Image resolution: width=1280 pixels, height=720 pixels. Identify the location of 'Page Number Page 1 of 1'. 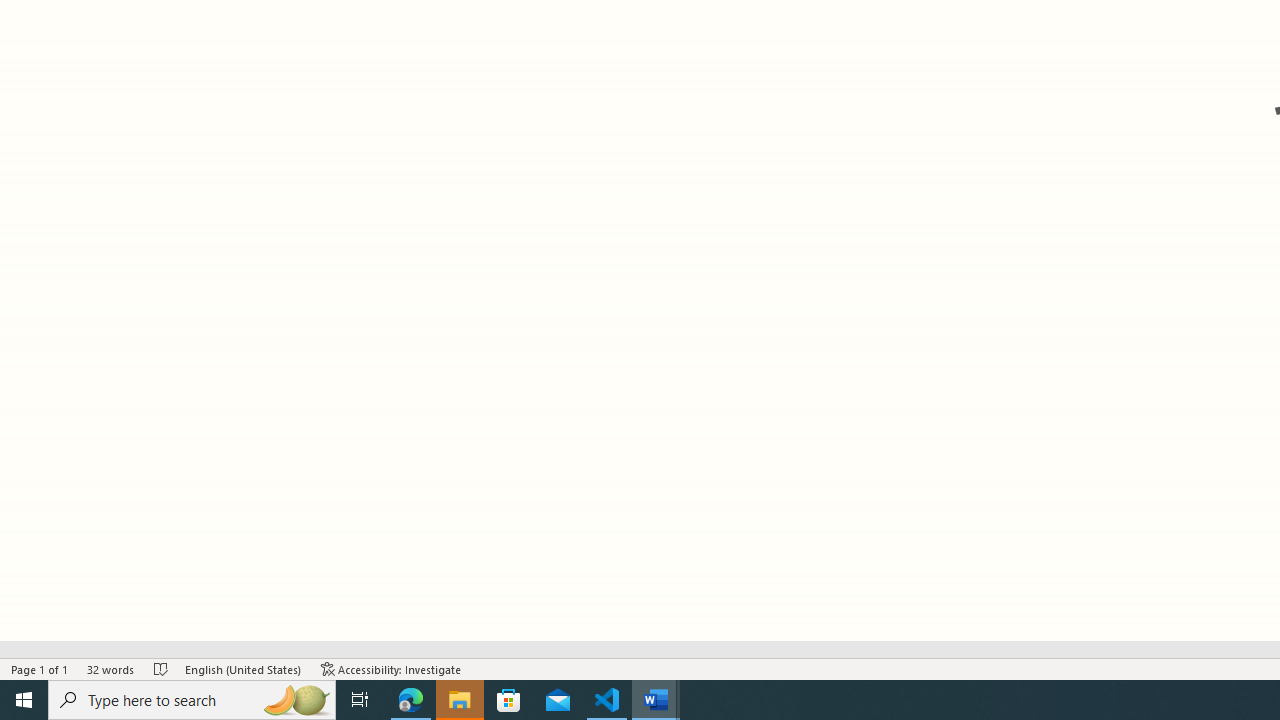
(40, 669).